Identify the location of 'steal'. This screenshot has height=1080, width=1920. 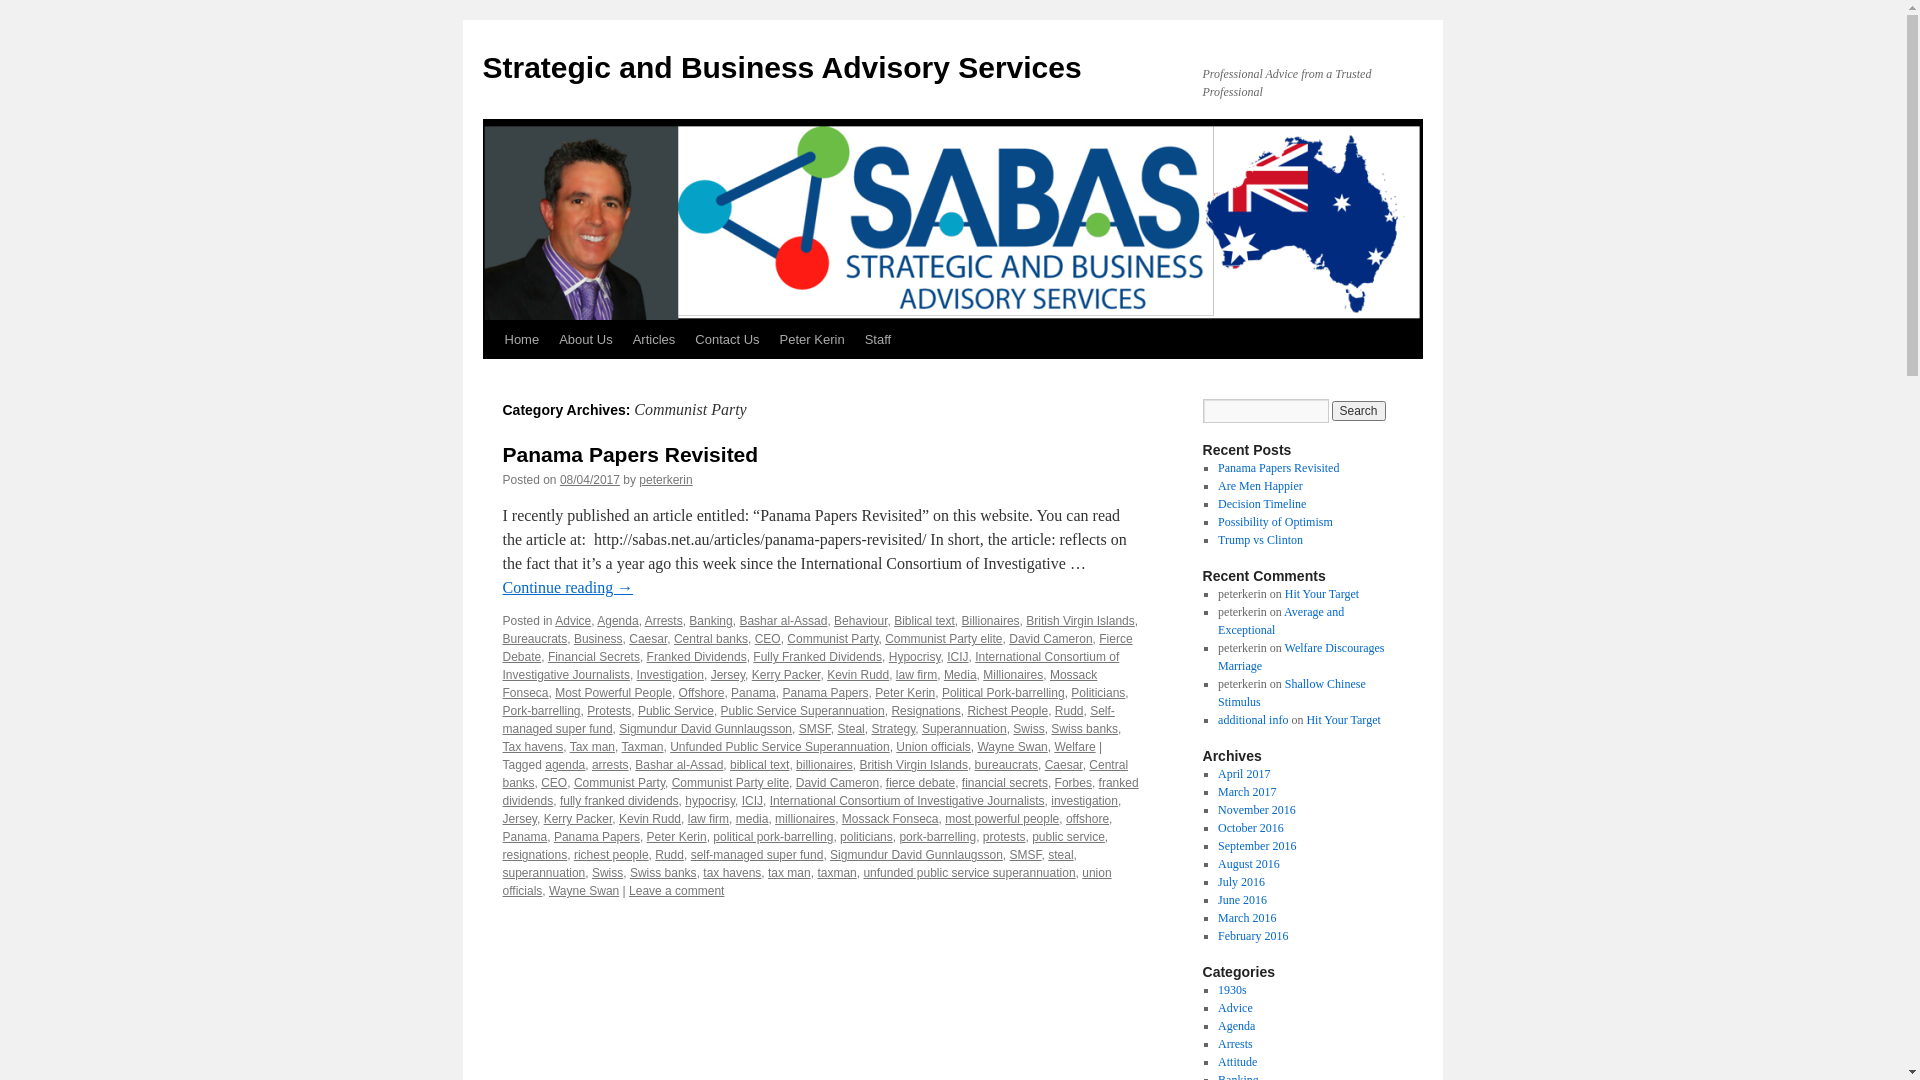
(1059, 855).